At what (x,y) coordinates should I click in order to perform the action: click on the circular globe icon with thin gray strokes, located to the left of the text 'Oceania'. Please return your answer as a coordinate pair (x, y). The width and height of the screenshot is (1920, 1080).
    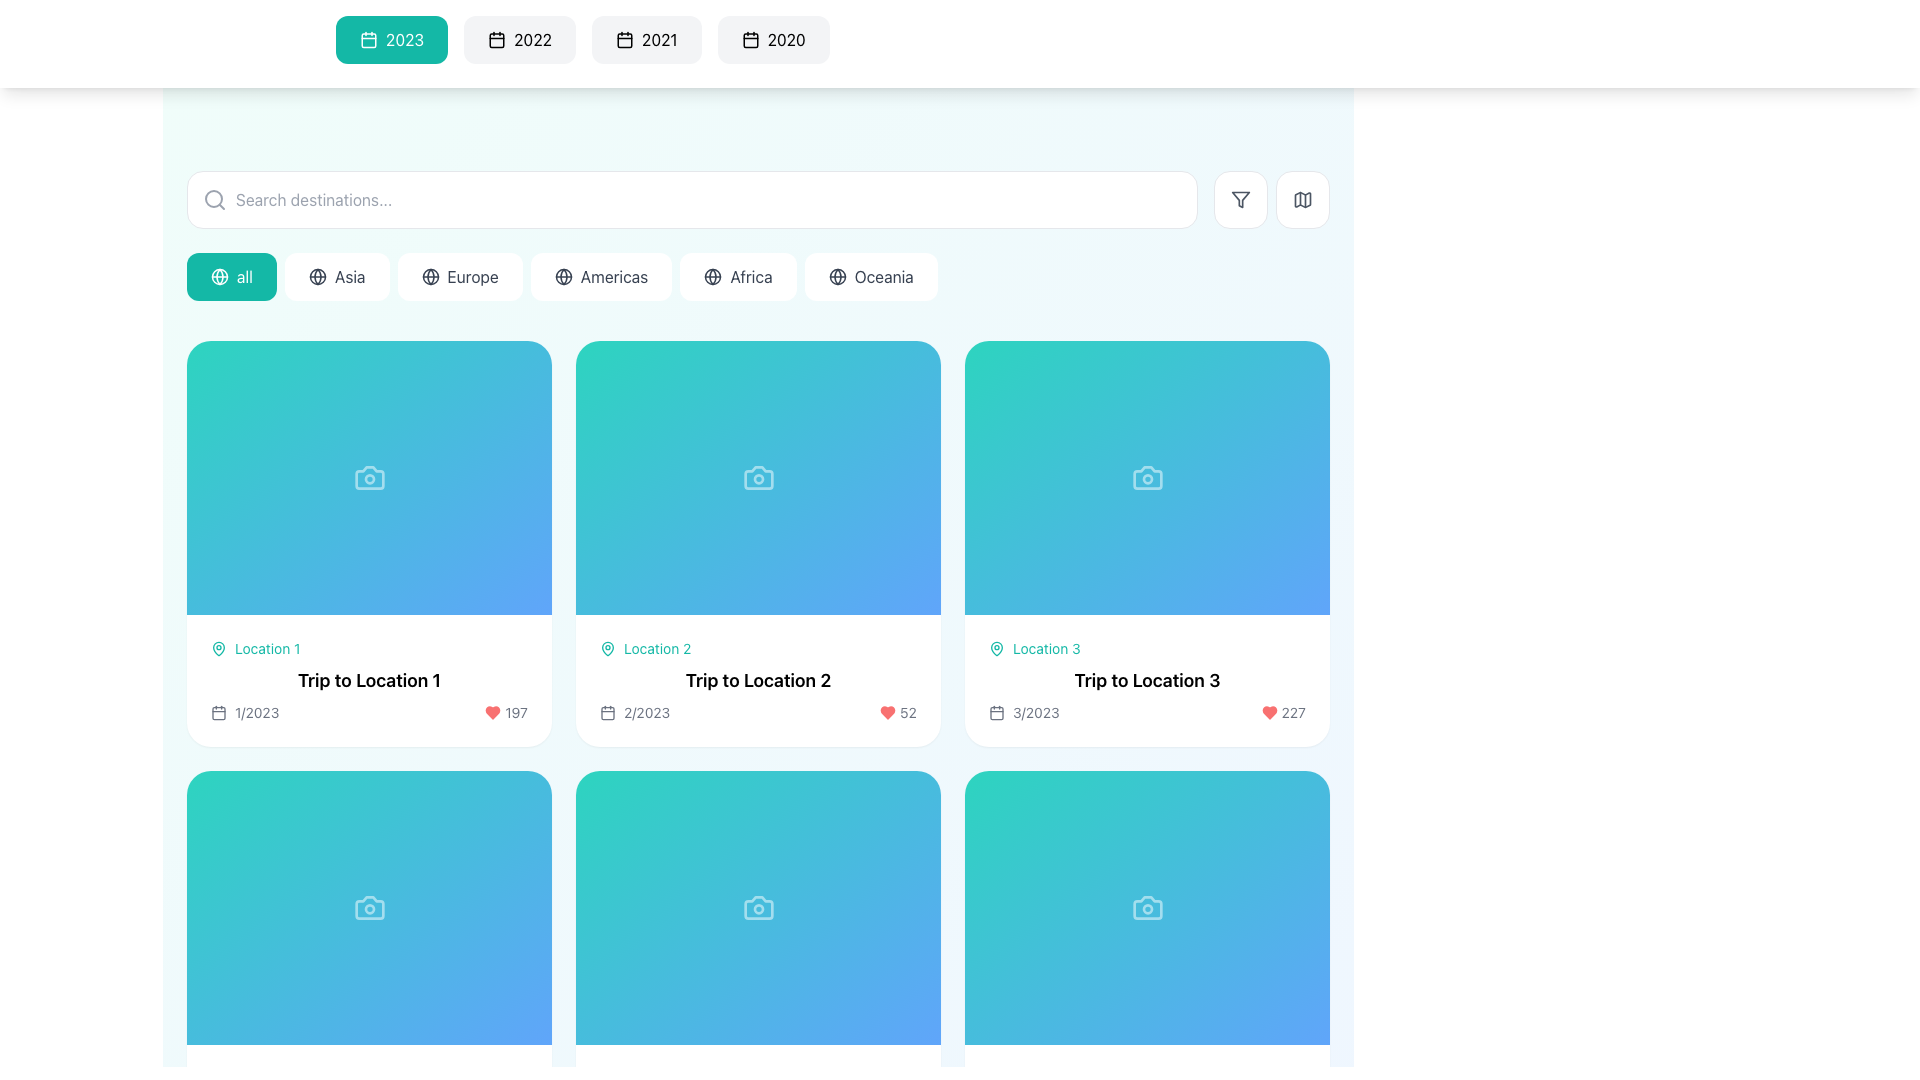
    Looking at the image, I should click on (837, 277).